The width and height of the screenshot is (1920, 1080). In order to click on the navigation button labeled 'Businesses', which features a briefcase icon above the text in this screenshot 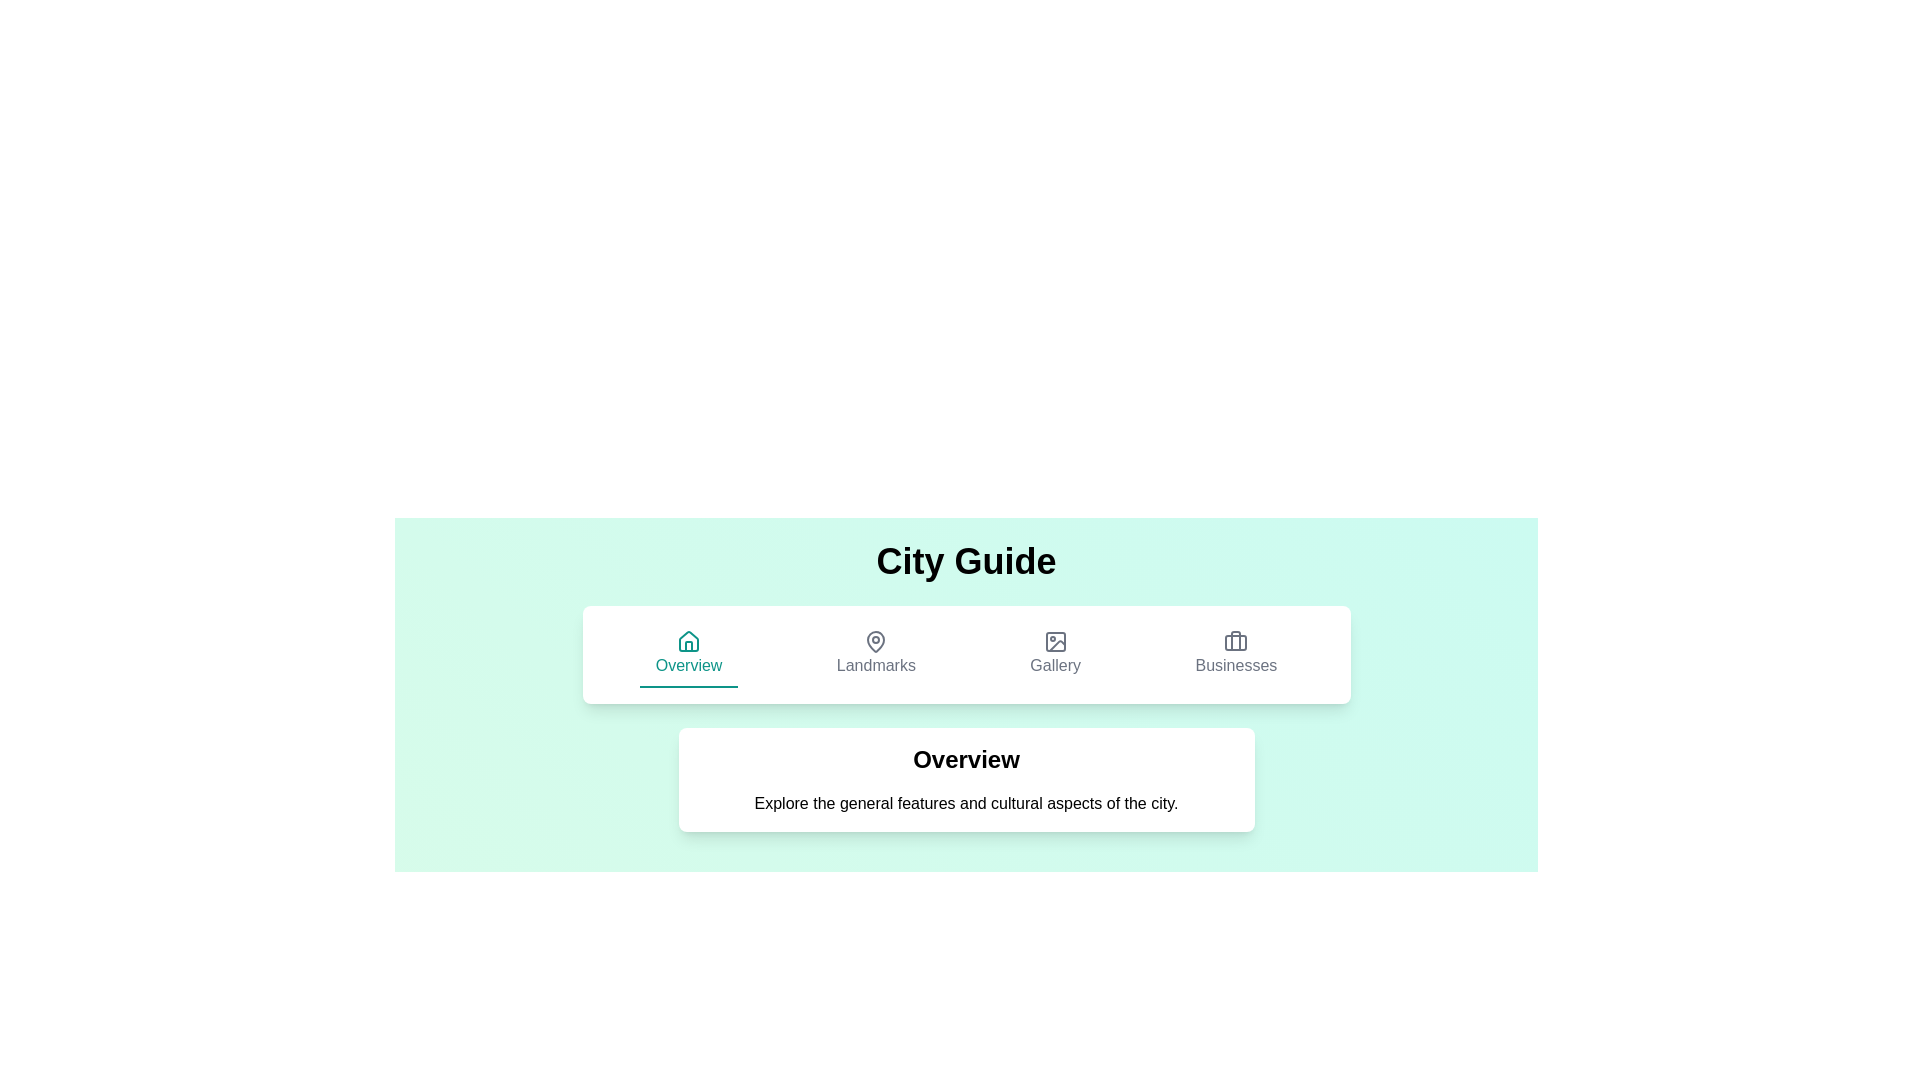, I will do `click(1235, 655)`.